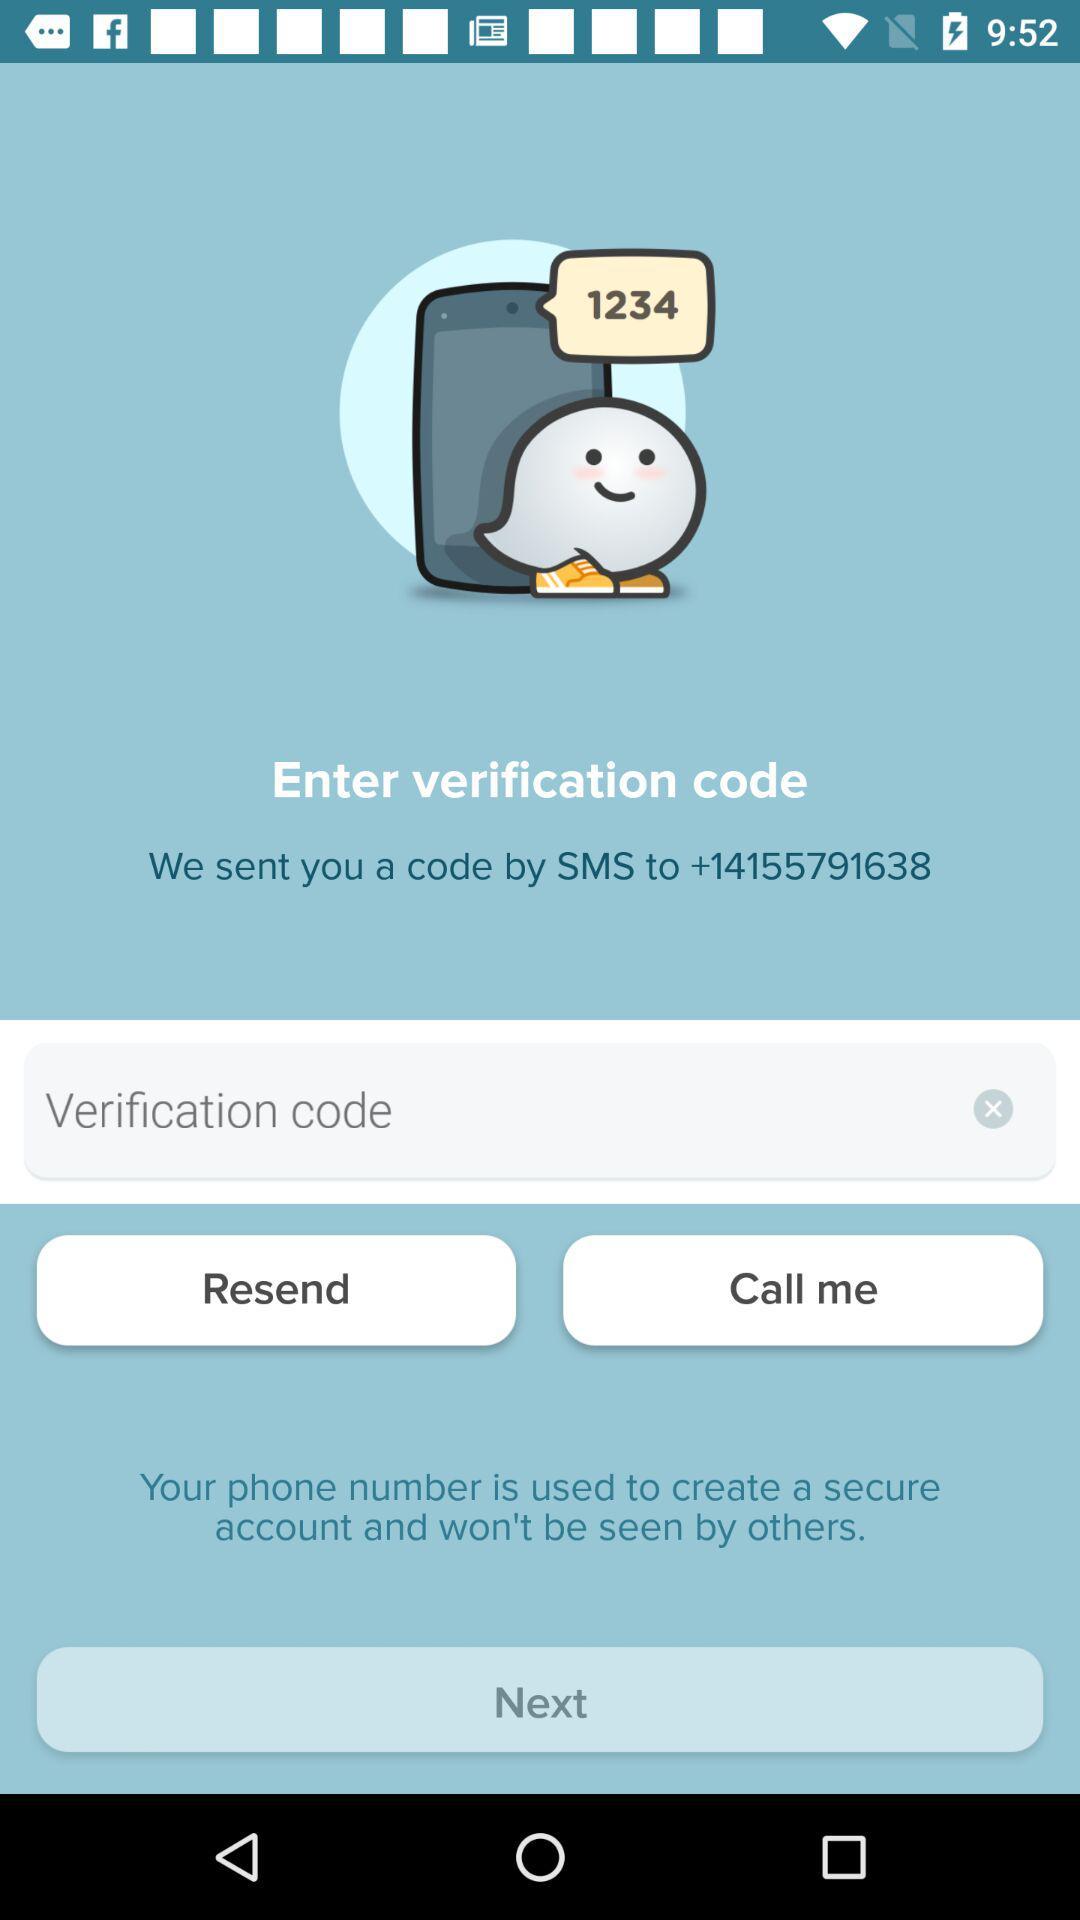  I want to click on item next to the resend icon, so click(802, 1295).